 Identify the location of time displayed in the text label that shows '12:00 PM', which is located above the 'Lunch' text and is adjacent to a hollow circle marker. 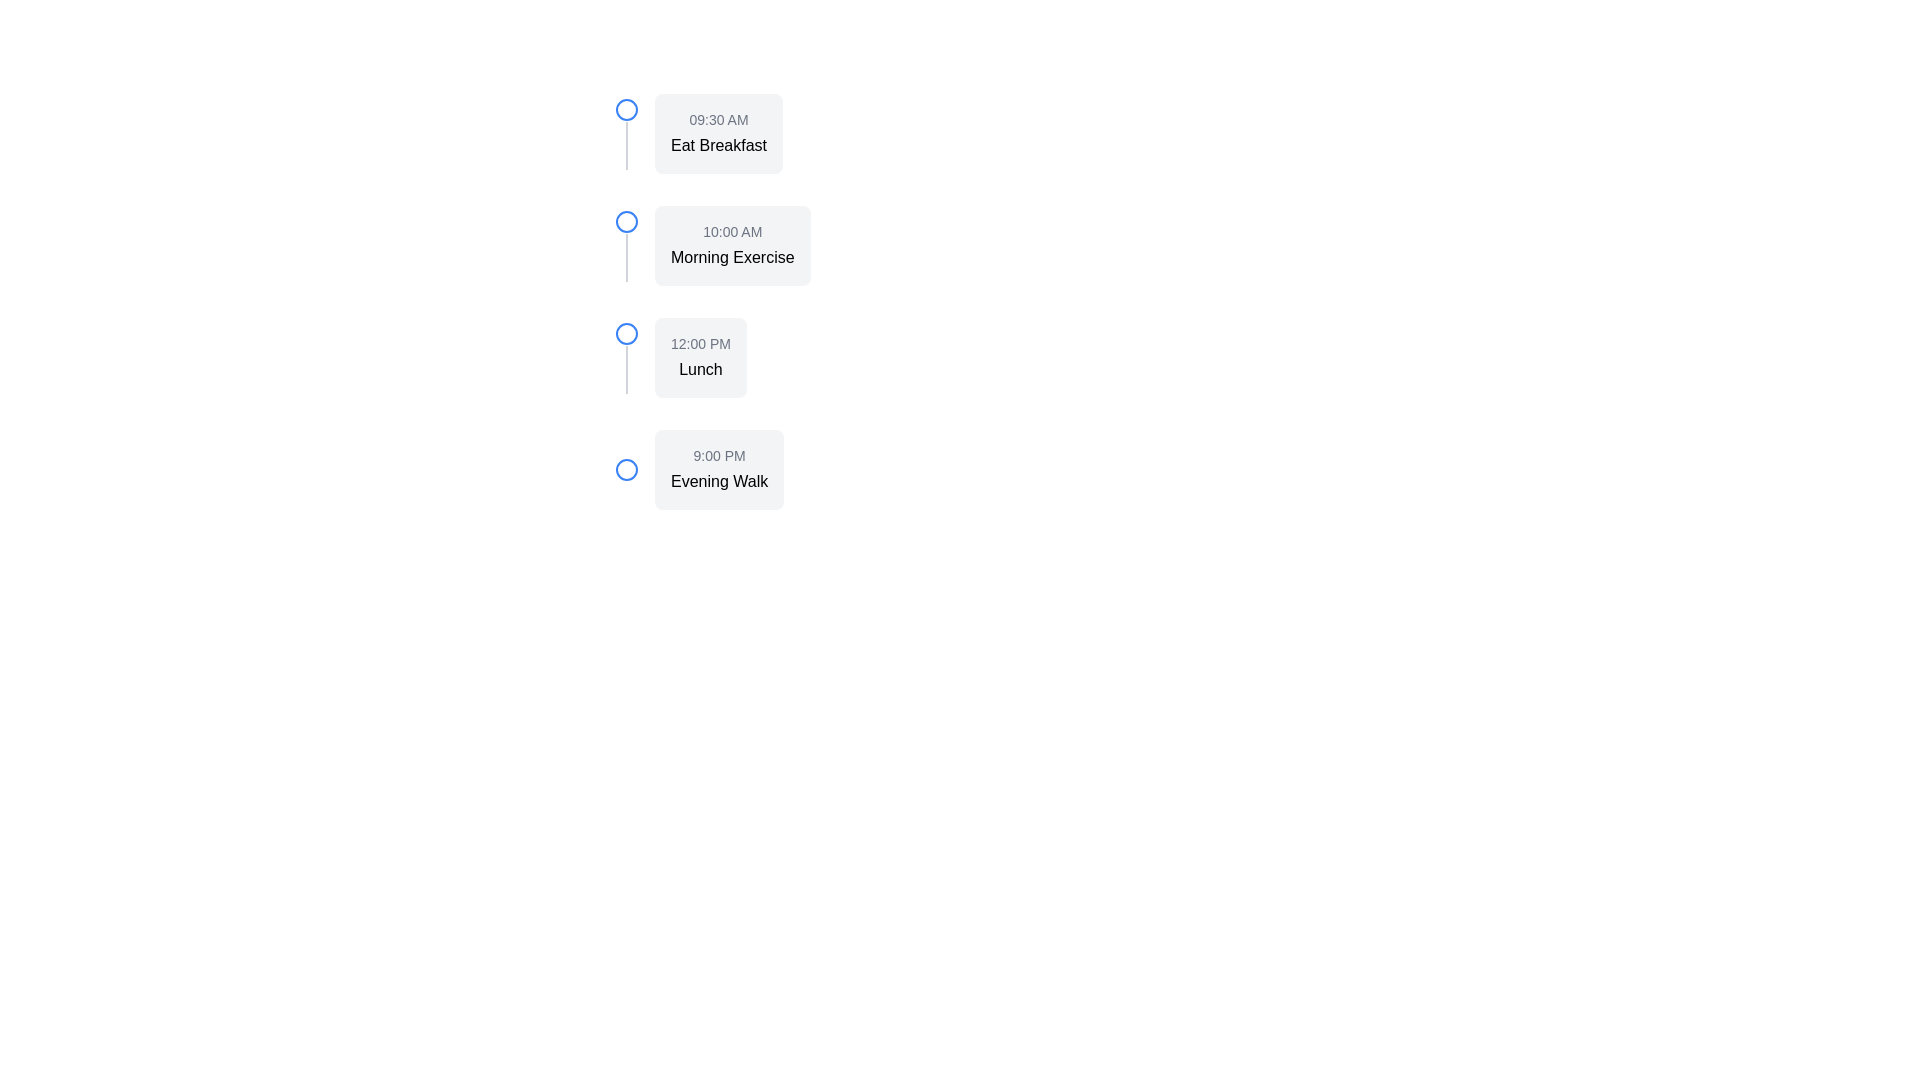
(700, 342).